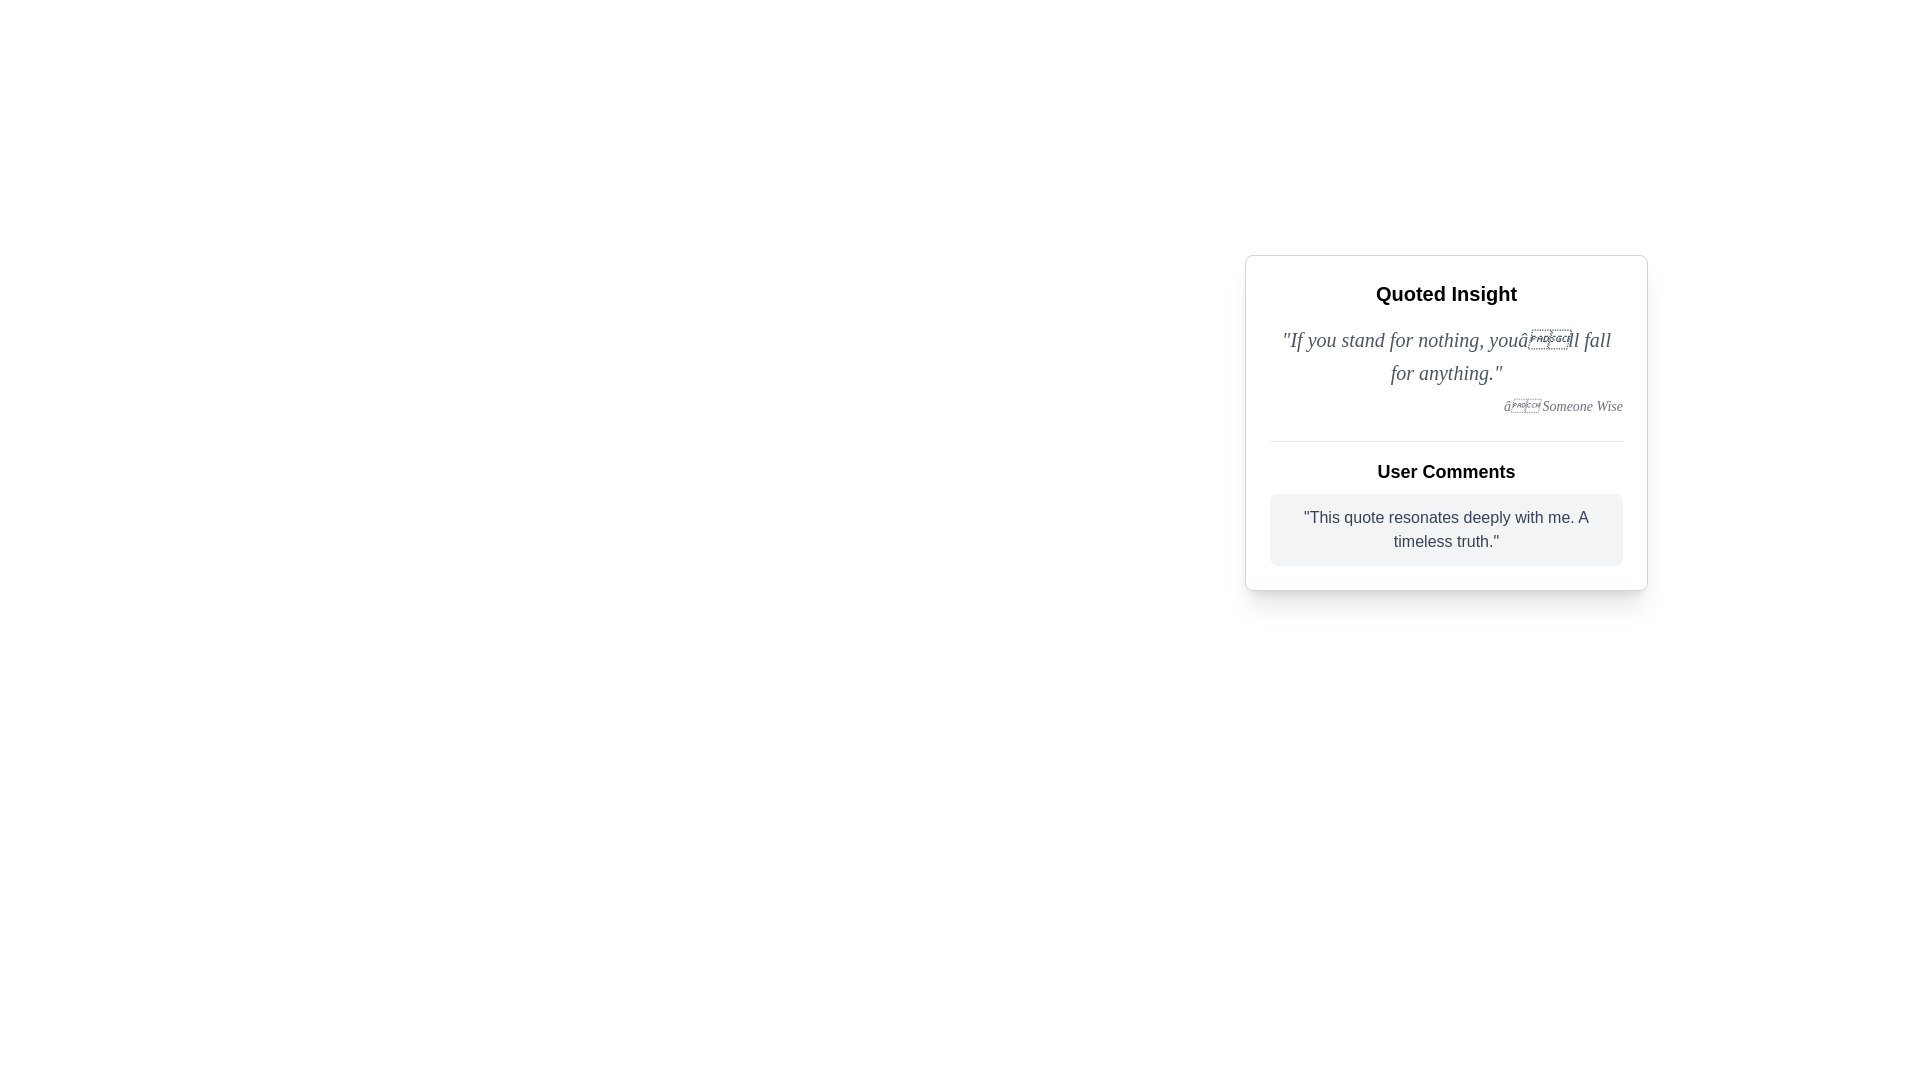 This screenshot has height=1080, width=1920. What do you see at coordinates (1446, 528) in the screenshot?
I see `text displayed in the Text block immediately below the 'User Comments' heading, which provides context or feedback relevant to the page content` at bounding box center [1446, 528].